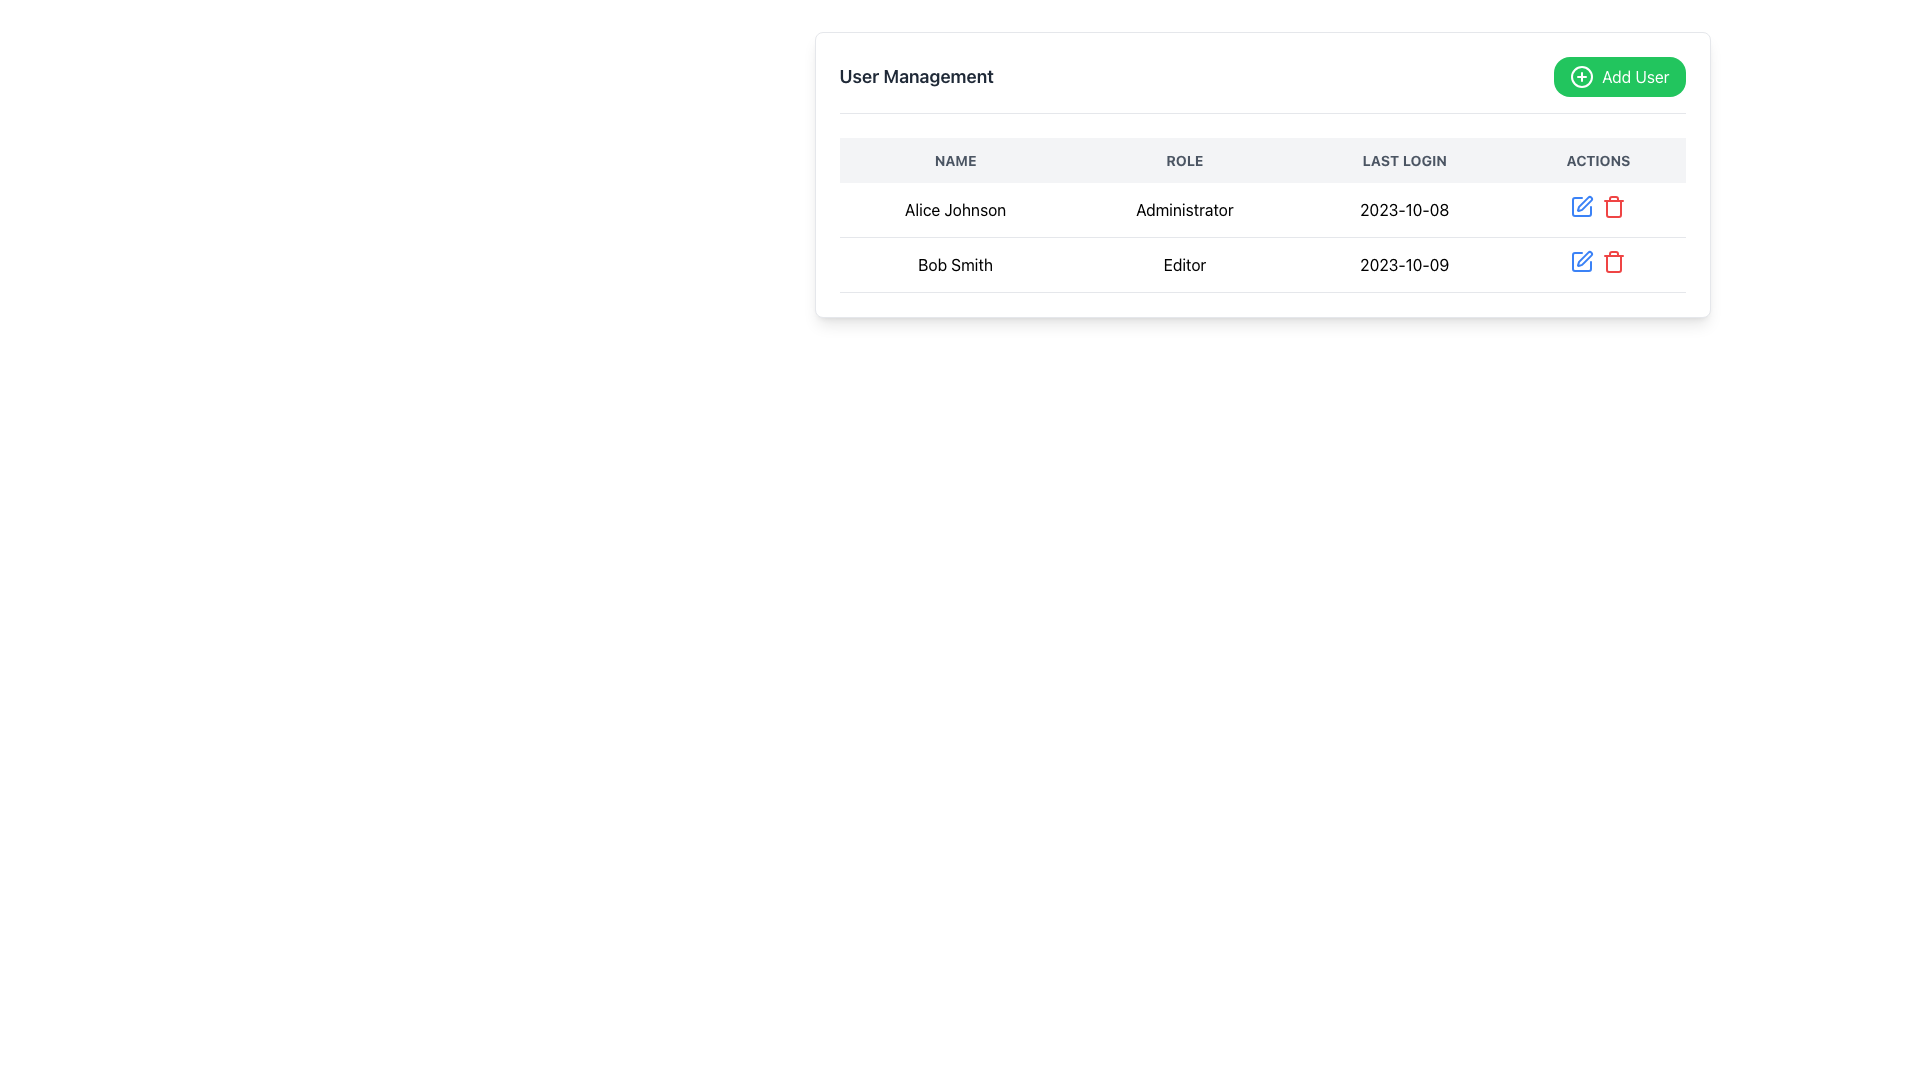 Image resolution: width=1920 pixels, height=1080 pixels. I want to click on the button located in the top-right corner of the 'User Management' section to initiate the process of adding a new user, so click(1619, 76).